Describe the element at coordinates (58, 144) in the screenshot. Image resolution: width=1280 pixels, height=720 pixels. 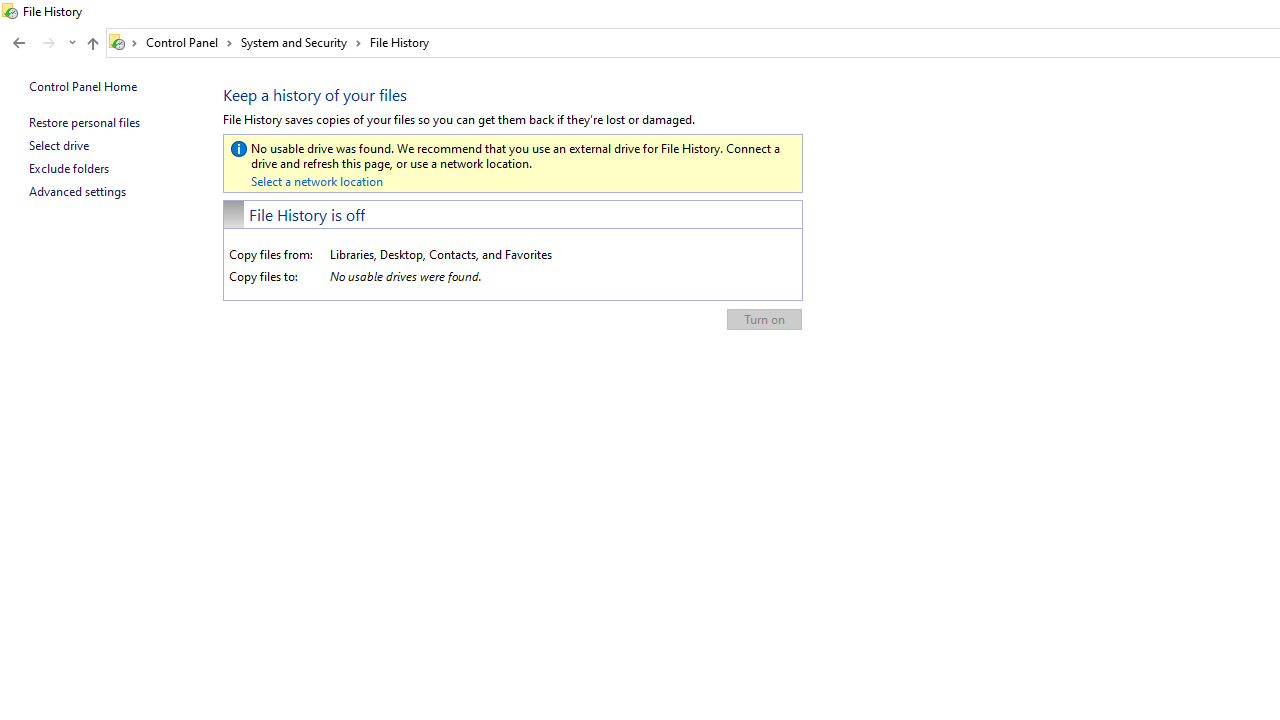
I see `'Select drive'` at that location.